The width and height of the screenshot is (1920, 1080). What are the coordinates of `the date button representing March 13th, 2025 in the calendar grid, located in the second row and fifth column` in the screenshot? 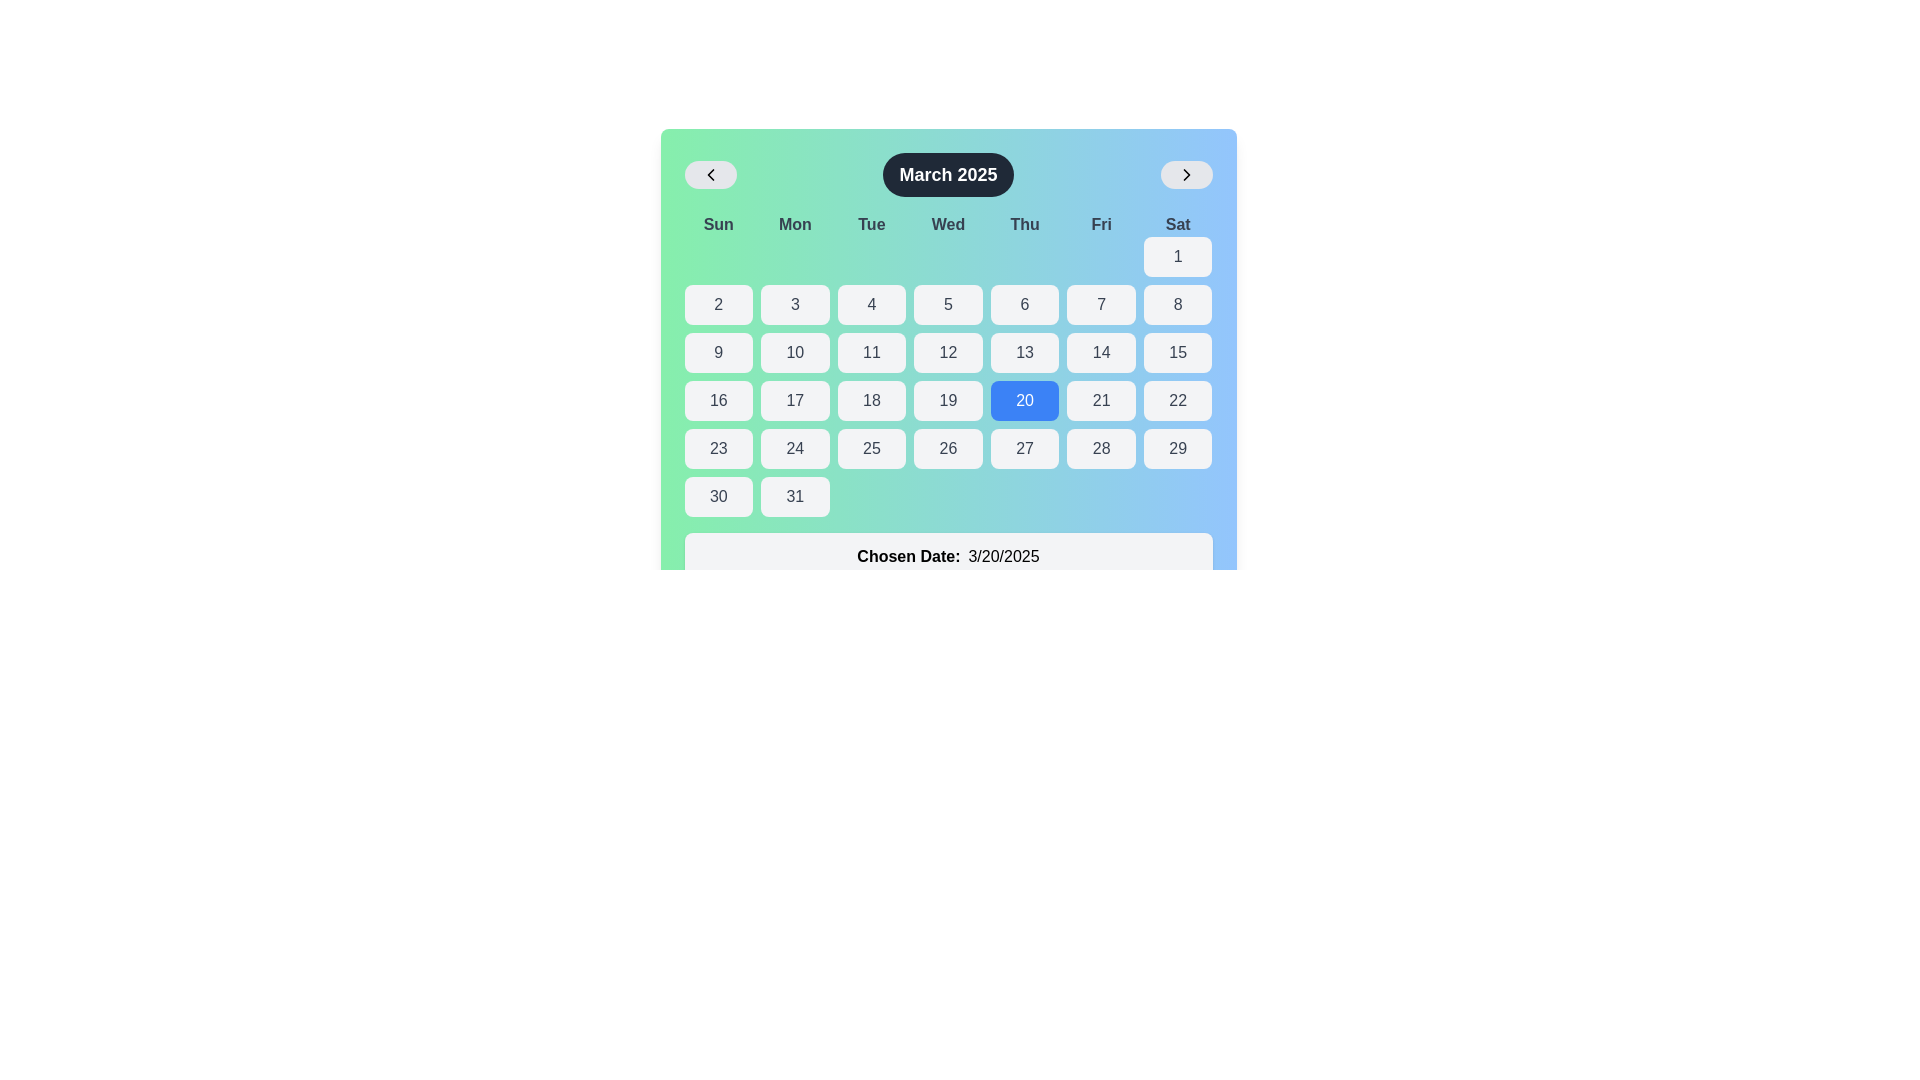 It's located at (1025, 352).